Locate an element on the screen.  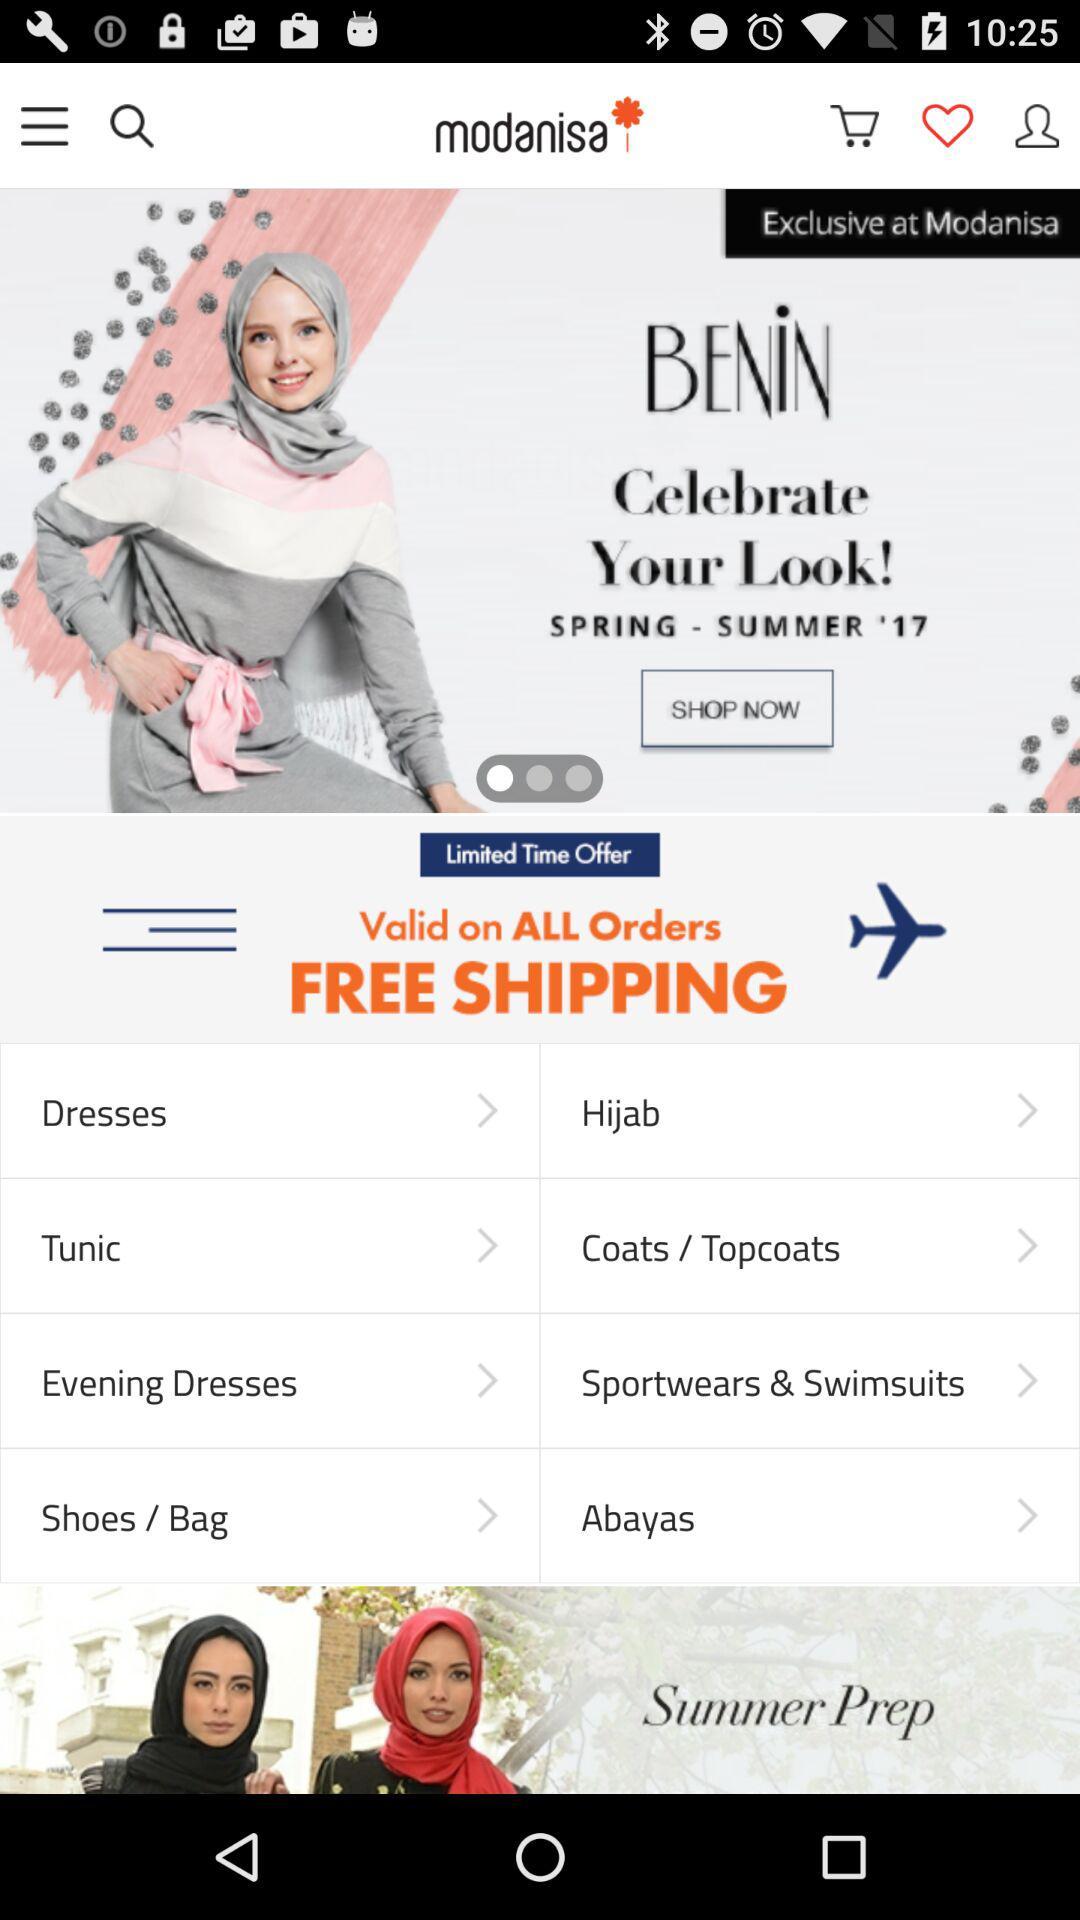
to favorites is located at coordinates (946, 124).